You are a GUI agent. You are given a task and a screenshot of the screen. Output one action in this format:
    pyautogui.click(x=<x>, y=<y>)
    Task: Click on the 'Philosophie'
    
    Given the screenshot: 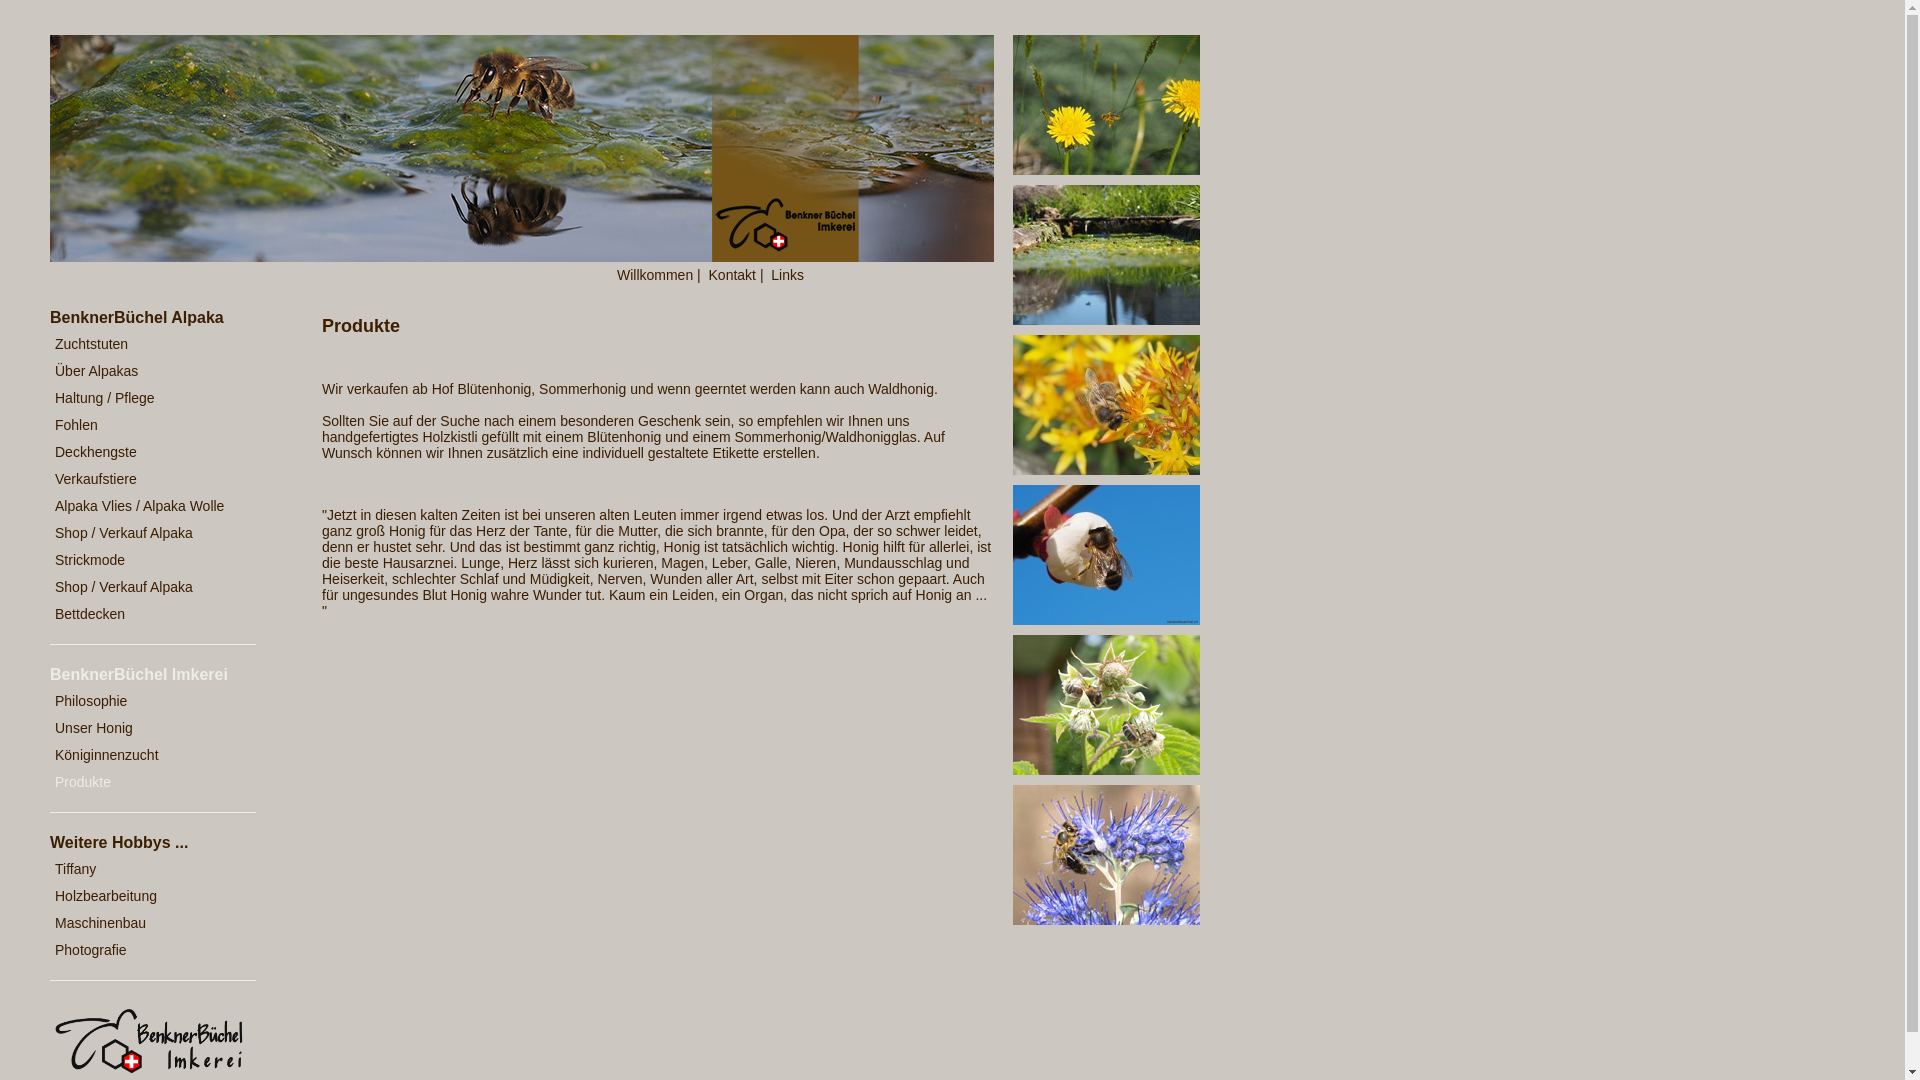 What is the action you would take?
    pyautogui.click(x=143, y=700)
    